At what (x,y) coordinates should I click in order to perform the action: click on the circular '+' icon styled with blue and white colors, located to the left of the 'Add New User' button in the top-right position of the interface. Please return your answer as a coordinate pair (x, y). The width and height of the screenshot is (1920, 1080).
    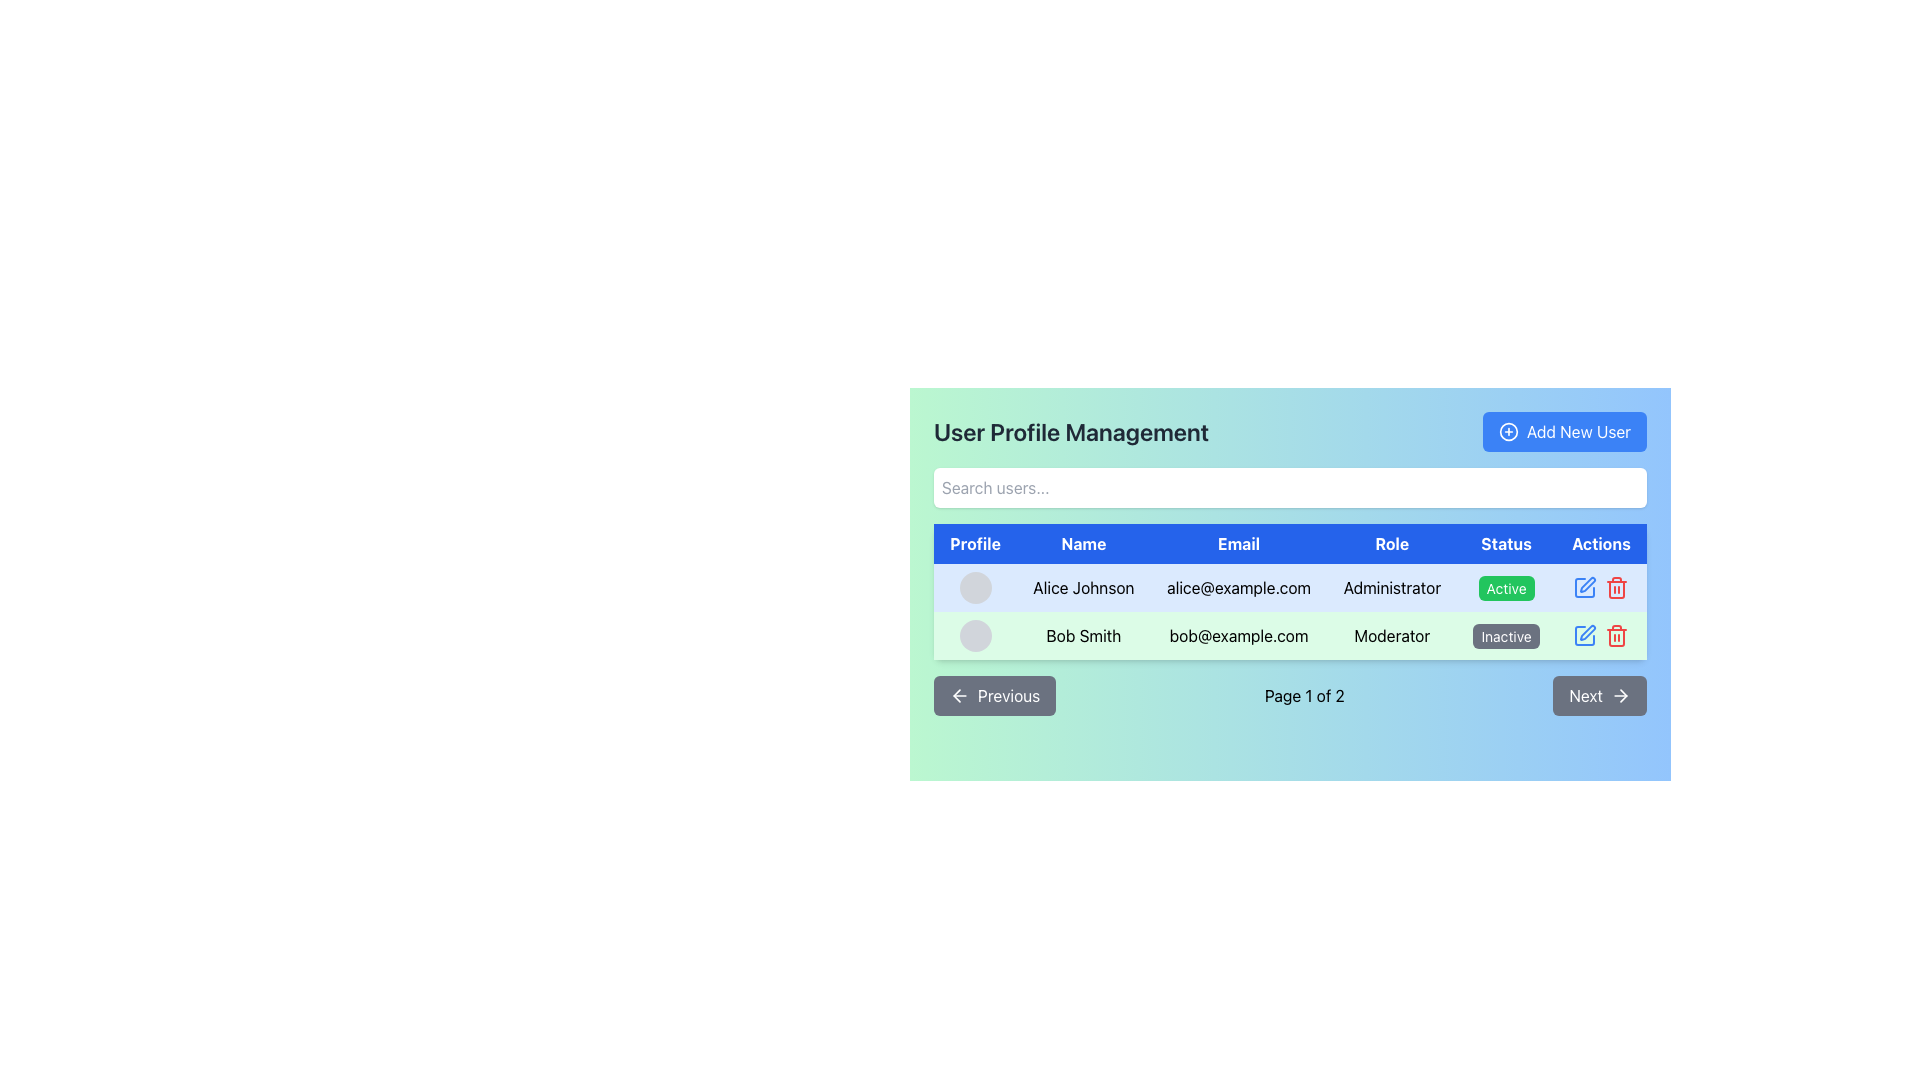
    Looking at the image, I should click on (1508, 431).